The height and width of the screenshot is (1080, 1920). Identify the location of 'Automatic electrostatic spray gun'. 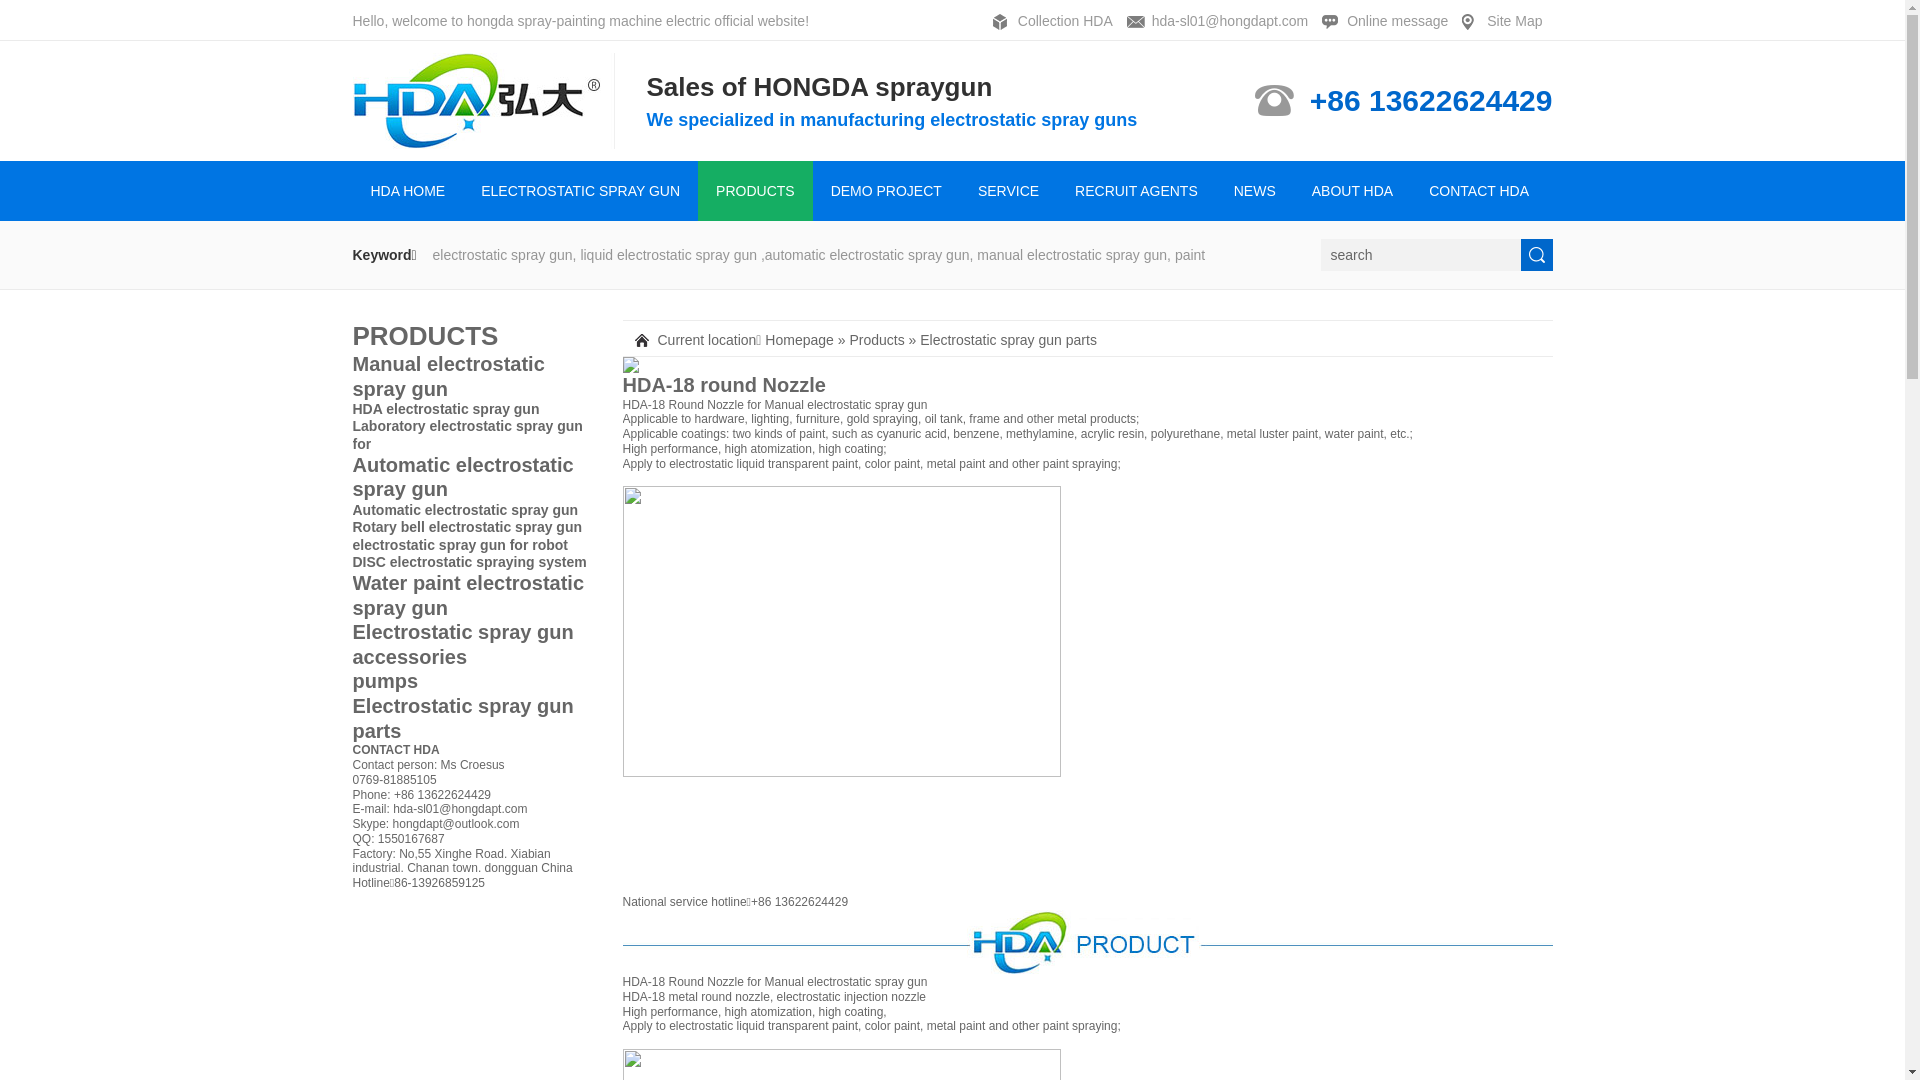
(464, 508).